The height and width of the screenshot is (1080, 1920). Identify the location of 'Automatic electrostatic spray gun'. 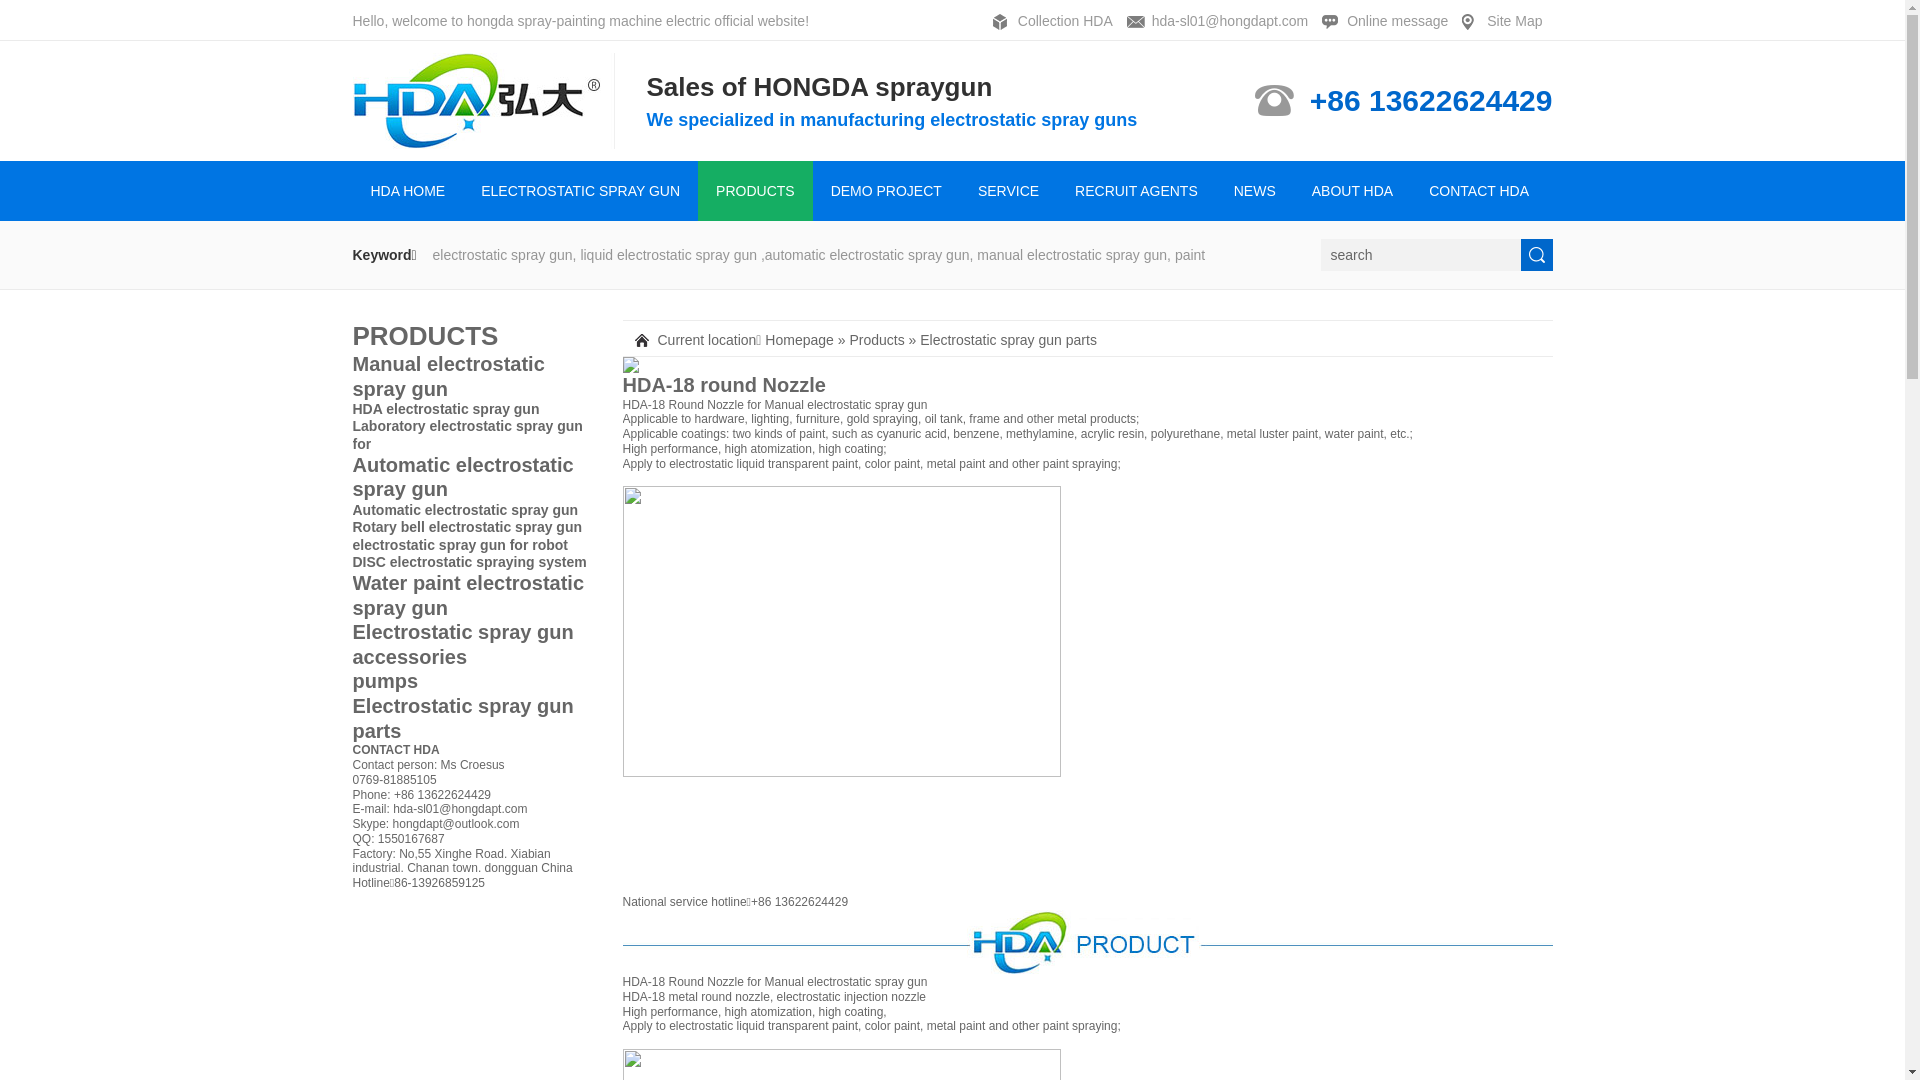
(464, 508).